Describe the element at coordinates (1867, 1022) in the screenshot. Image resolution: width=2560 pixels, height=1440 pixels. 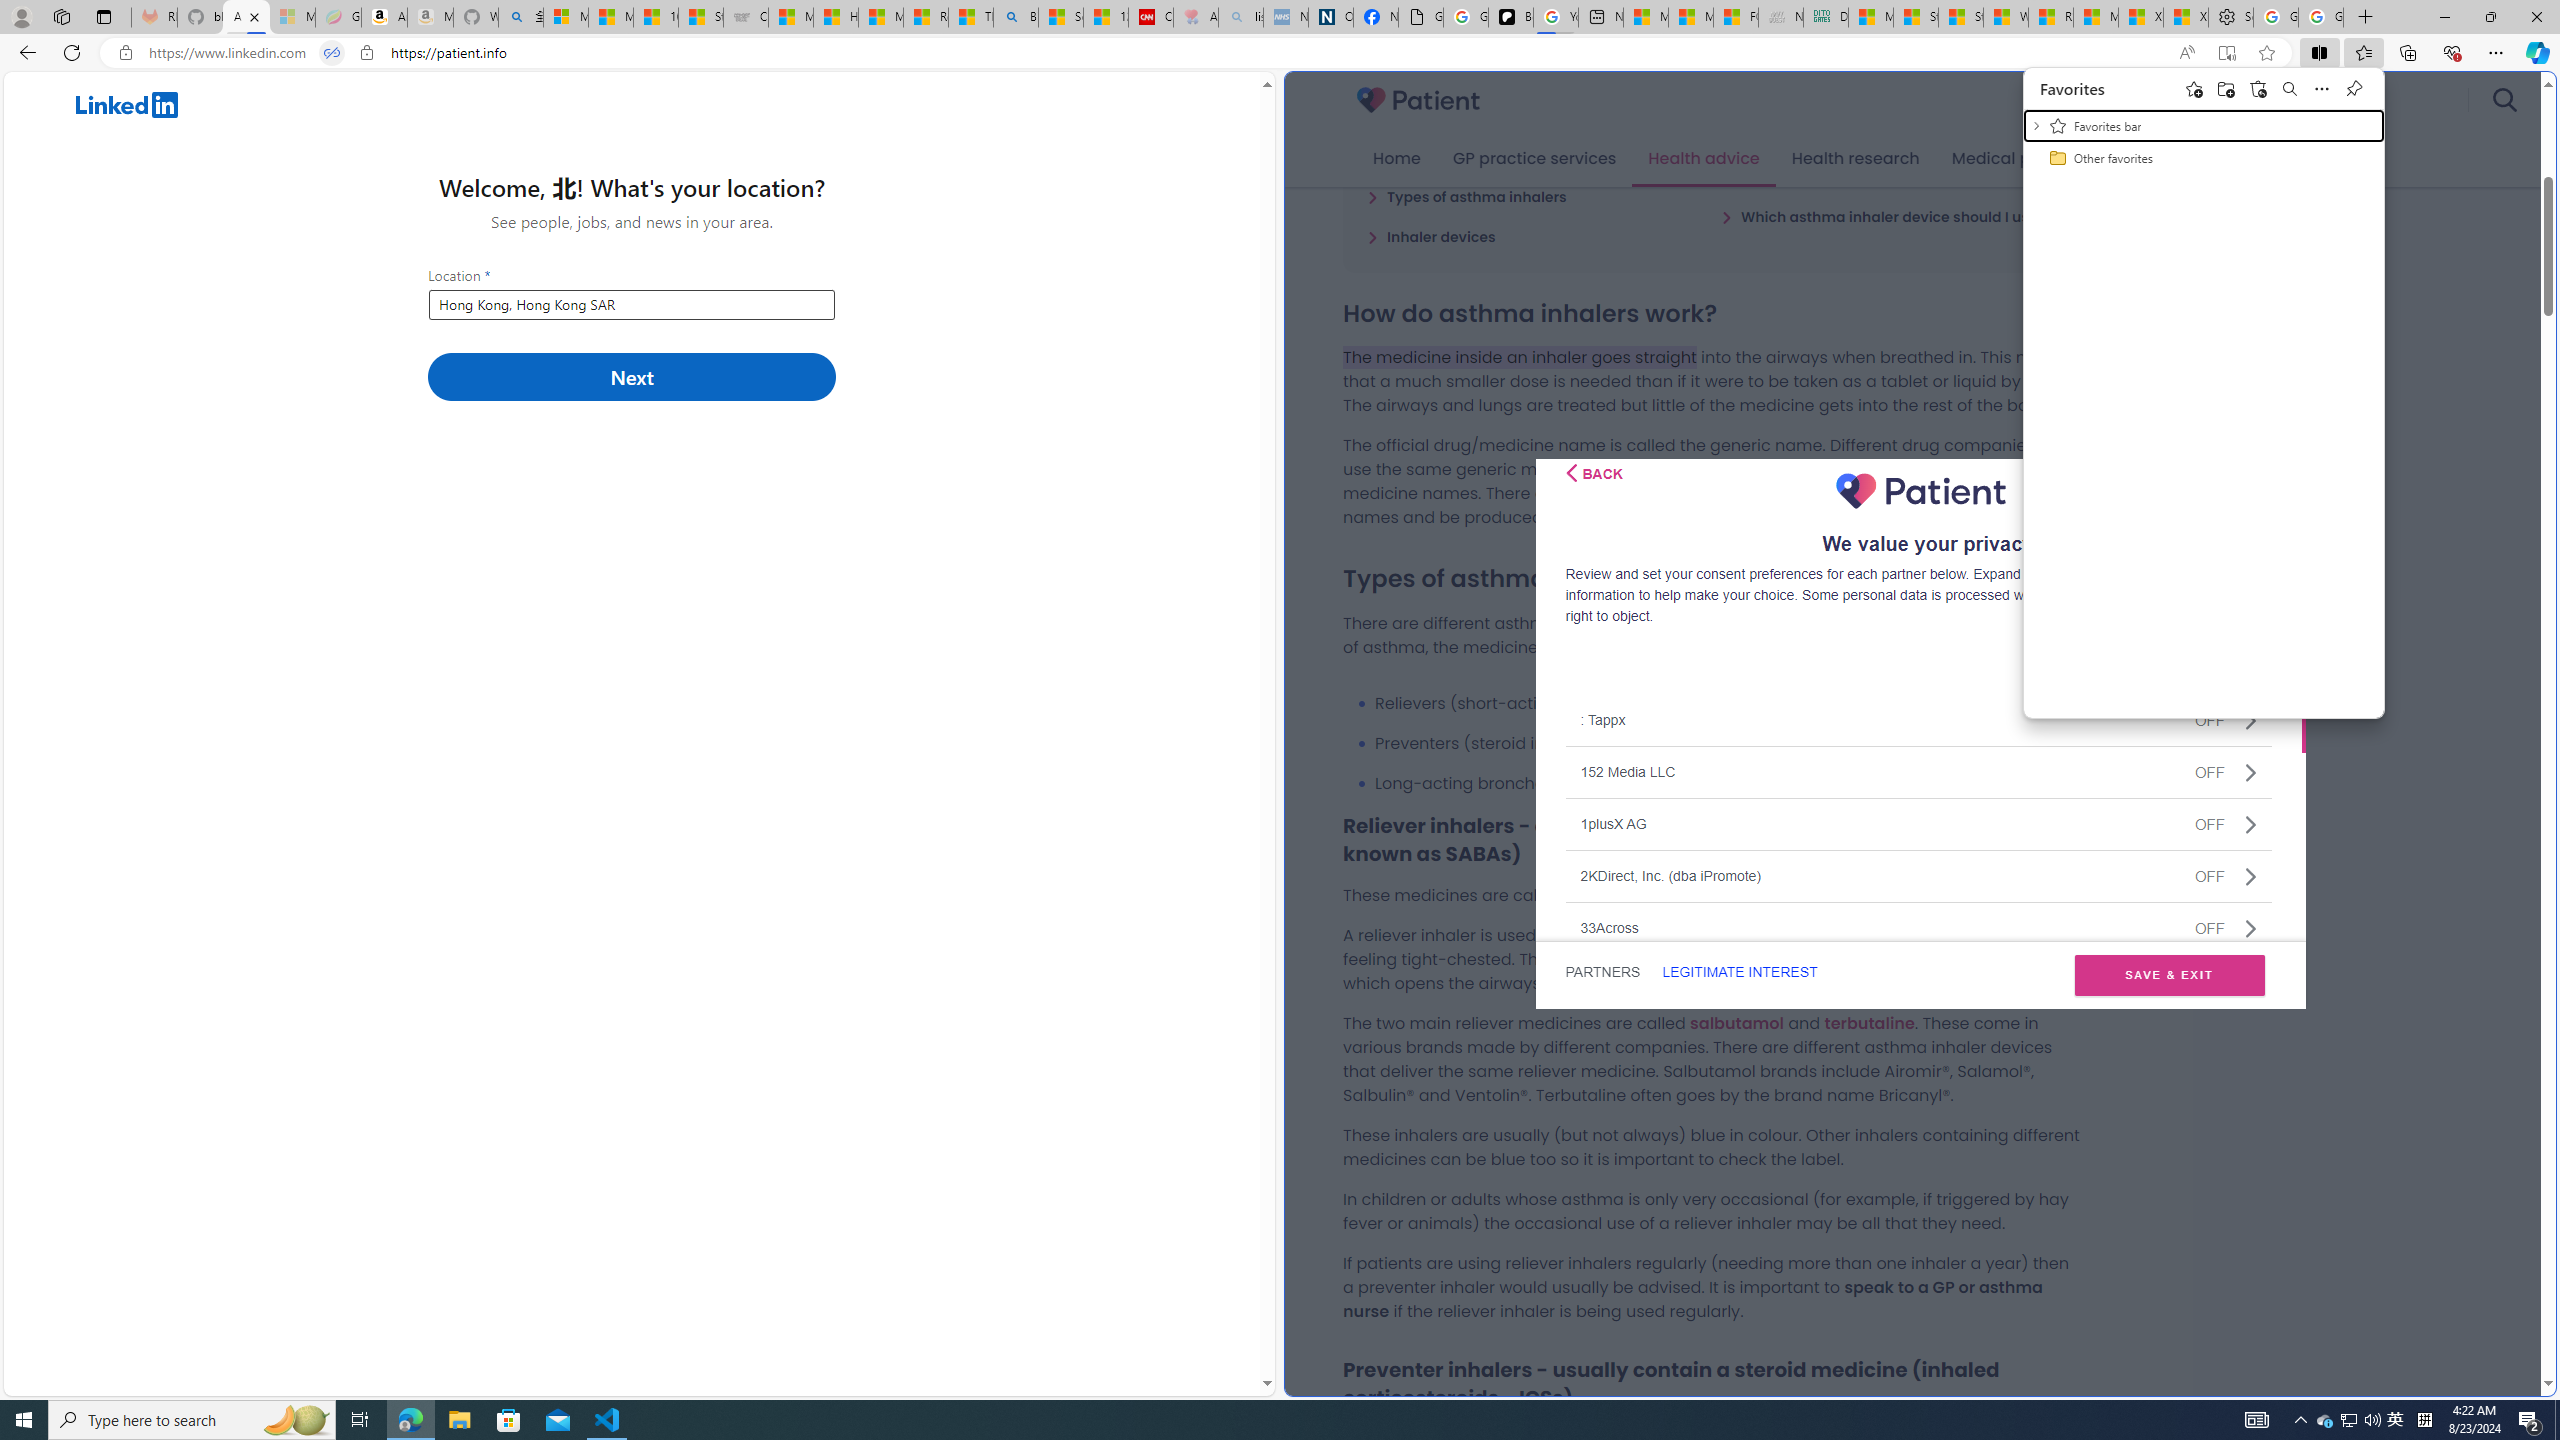
I see `'terbutaline'` at that location.